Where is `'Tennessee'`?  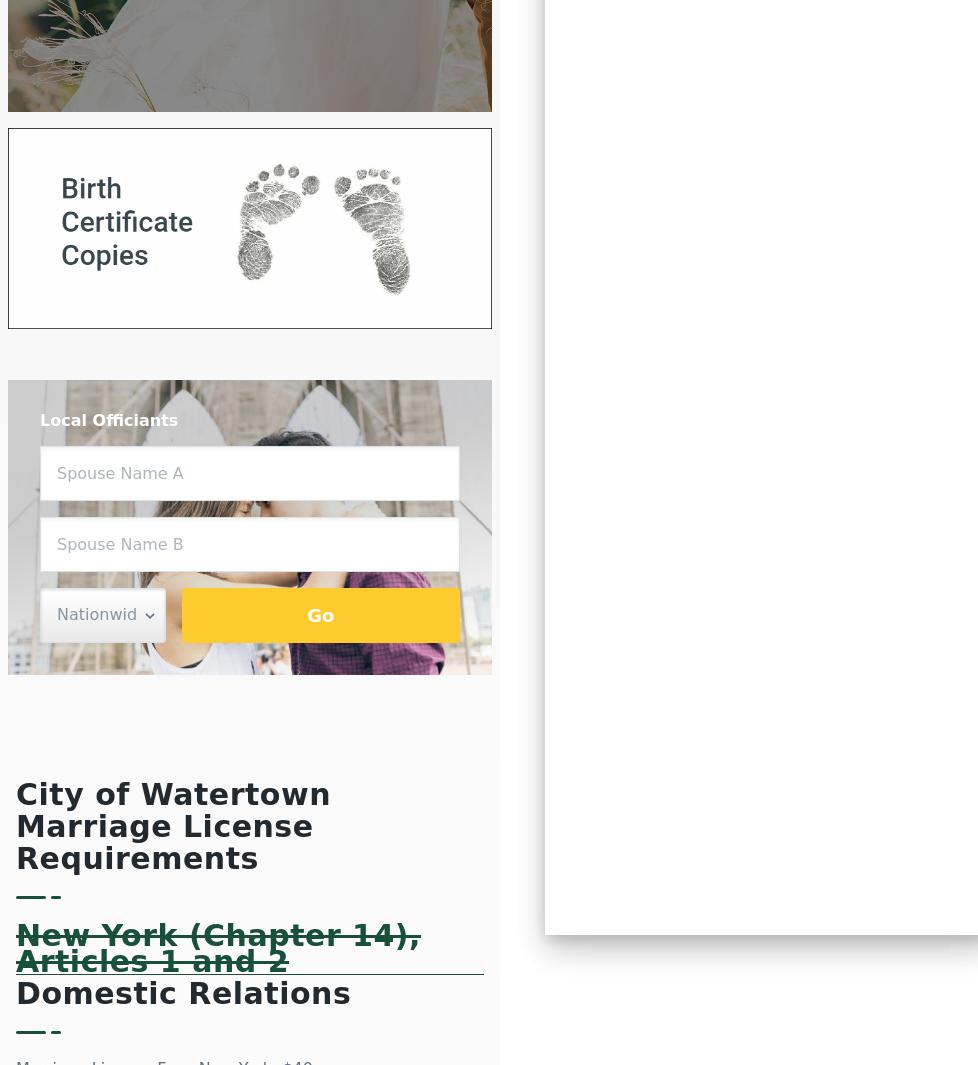 'Tennessee' is located at coordinates (649, 721).